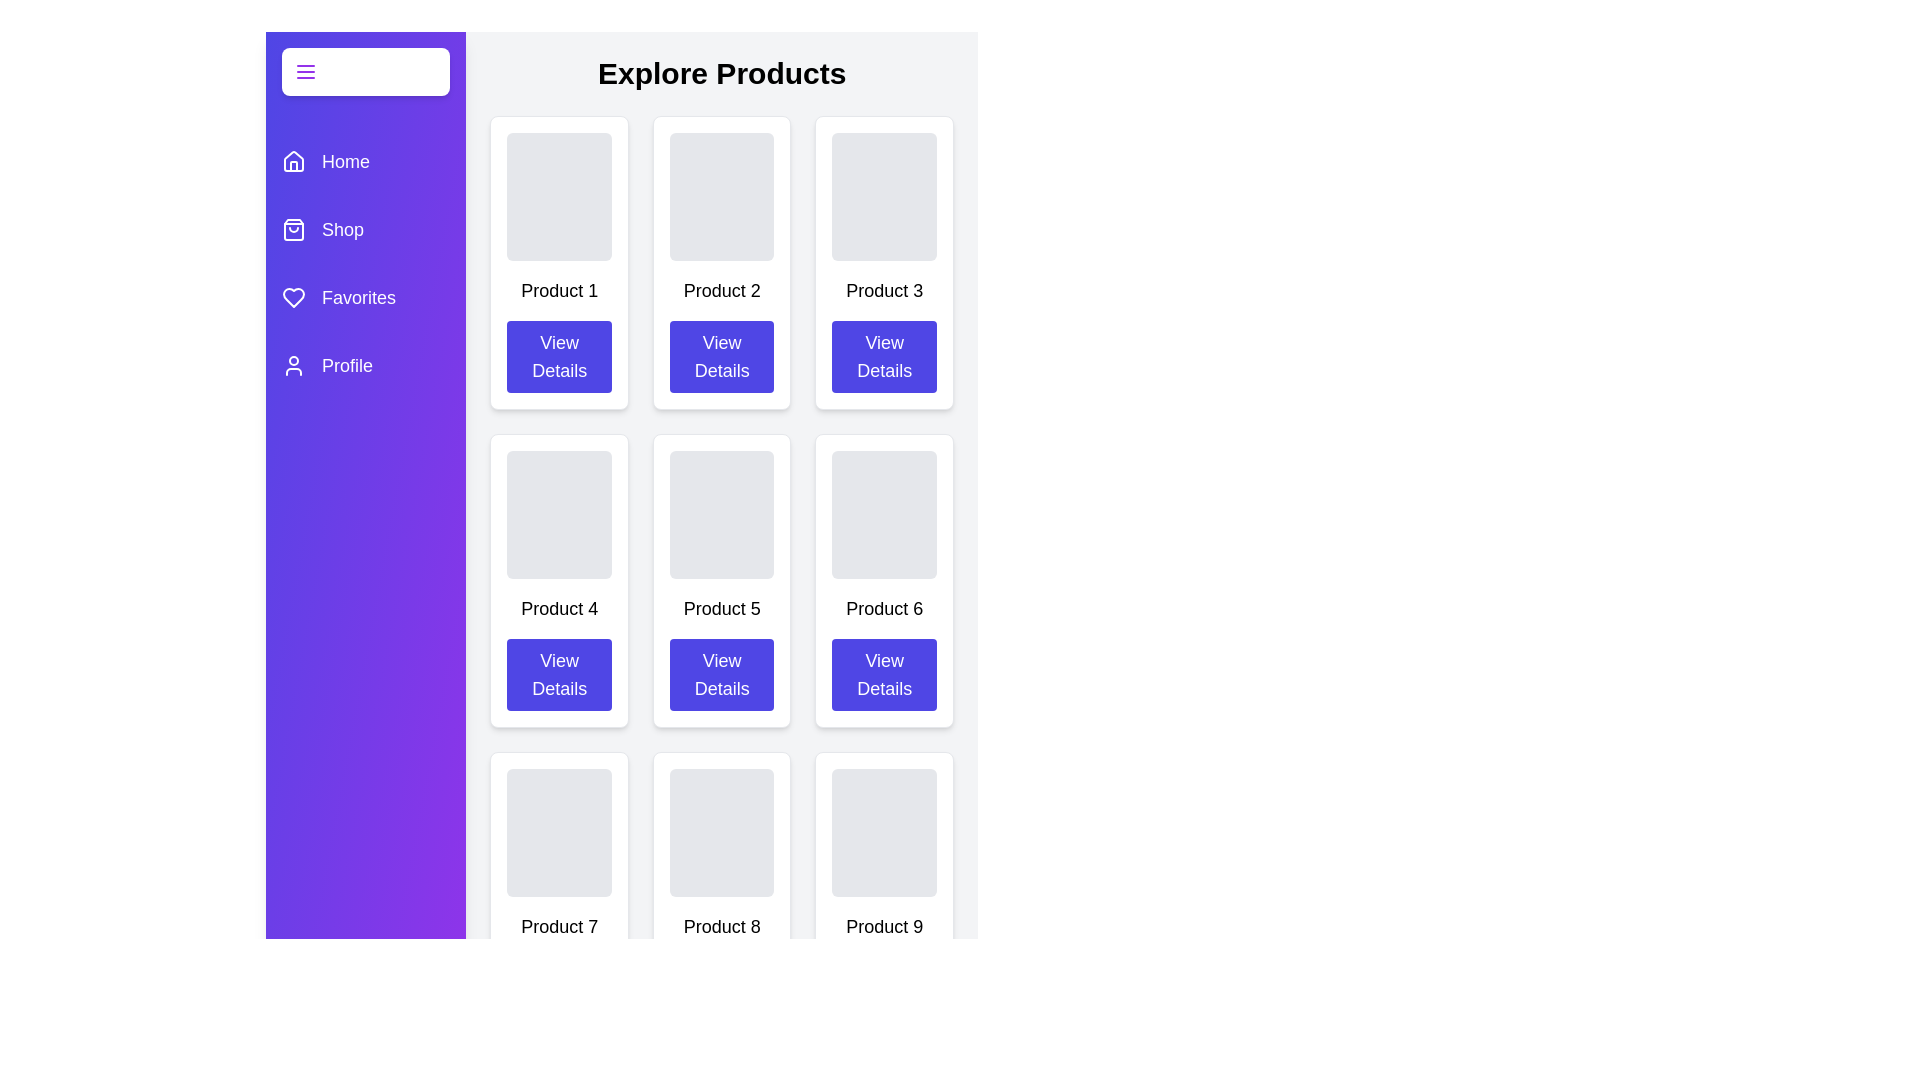  I want to click on the category Home in the drawer to highlight it, so click(365, 161).